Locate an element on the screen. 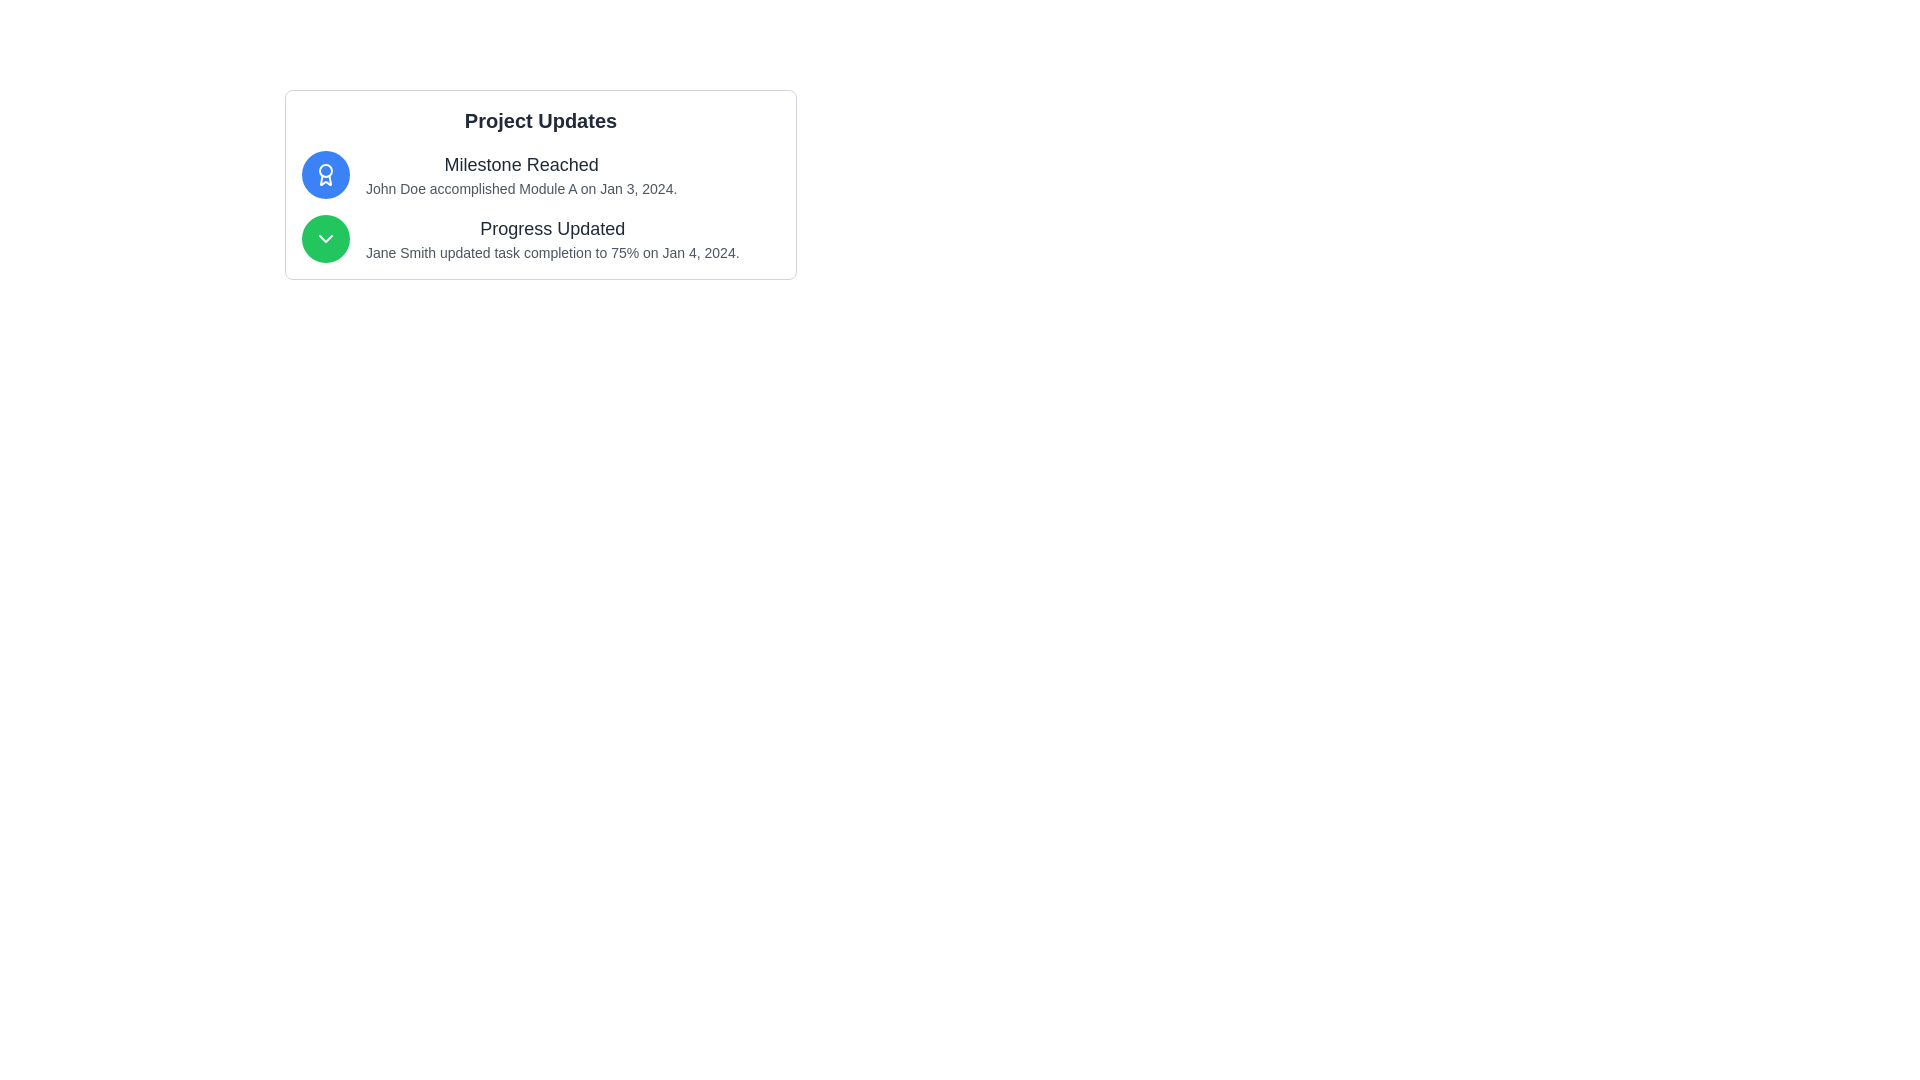 This screenshot has width=1920, height=1080. the downward-facing chevron icon, which is white on a green circular background, positioned to the left of the 'Progress Updated' text is located at coordinates (326, 238).